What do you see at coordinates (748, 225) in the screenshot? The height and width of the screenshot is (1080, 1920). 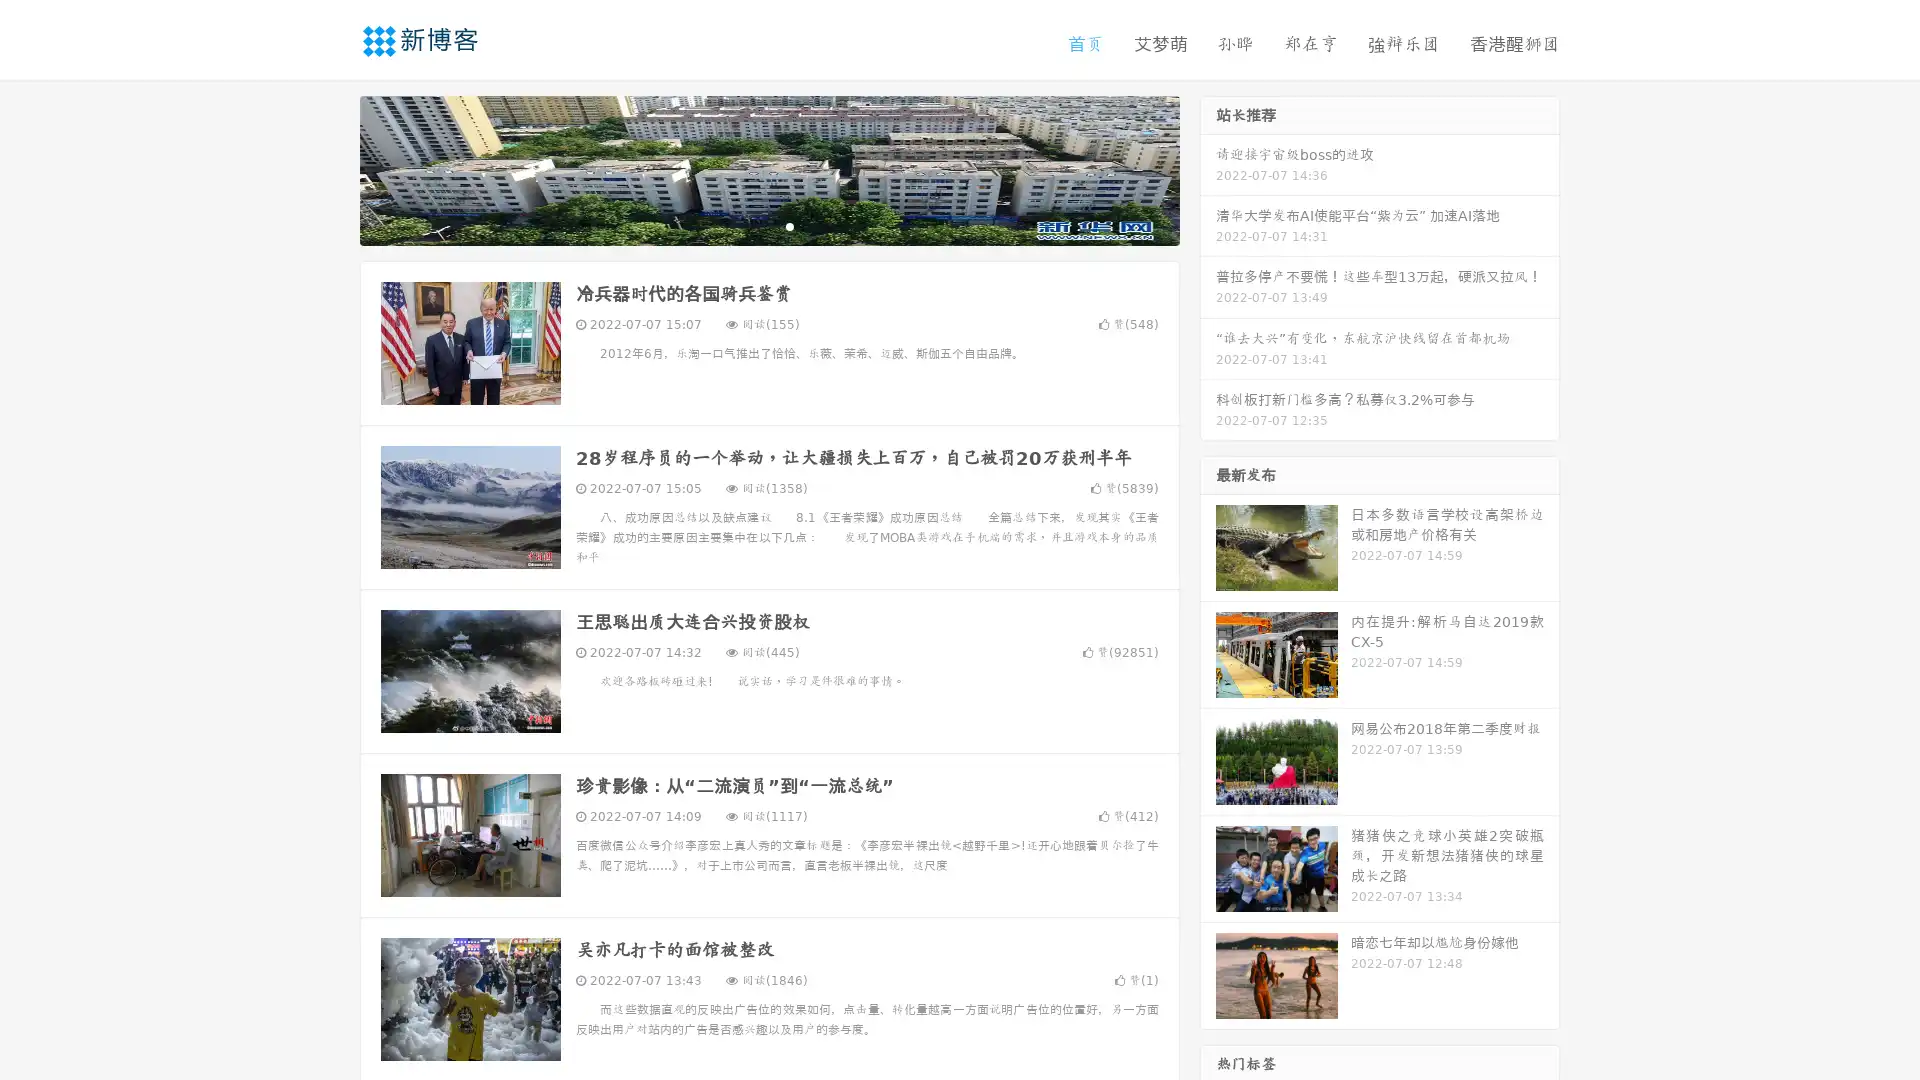 I see `Go to slide 1` at bounding box center [748, 225].